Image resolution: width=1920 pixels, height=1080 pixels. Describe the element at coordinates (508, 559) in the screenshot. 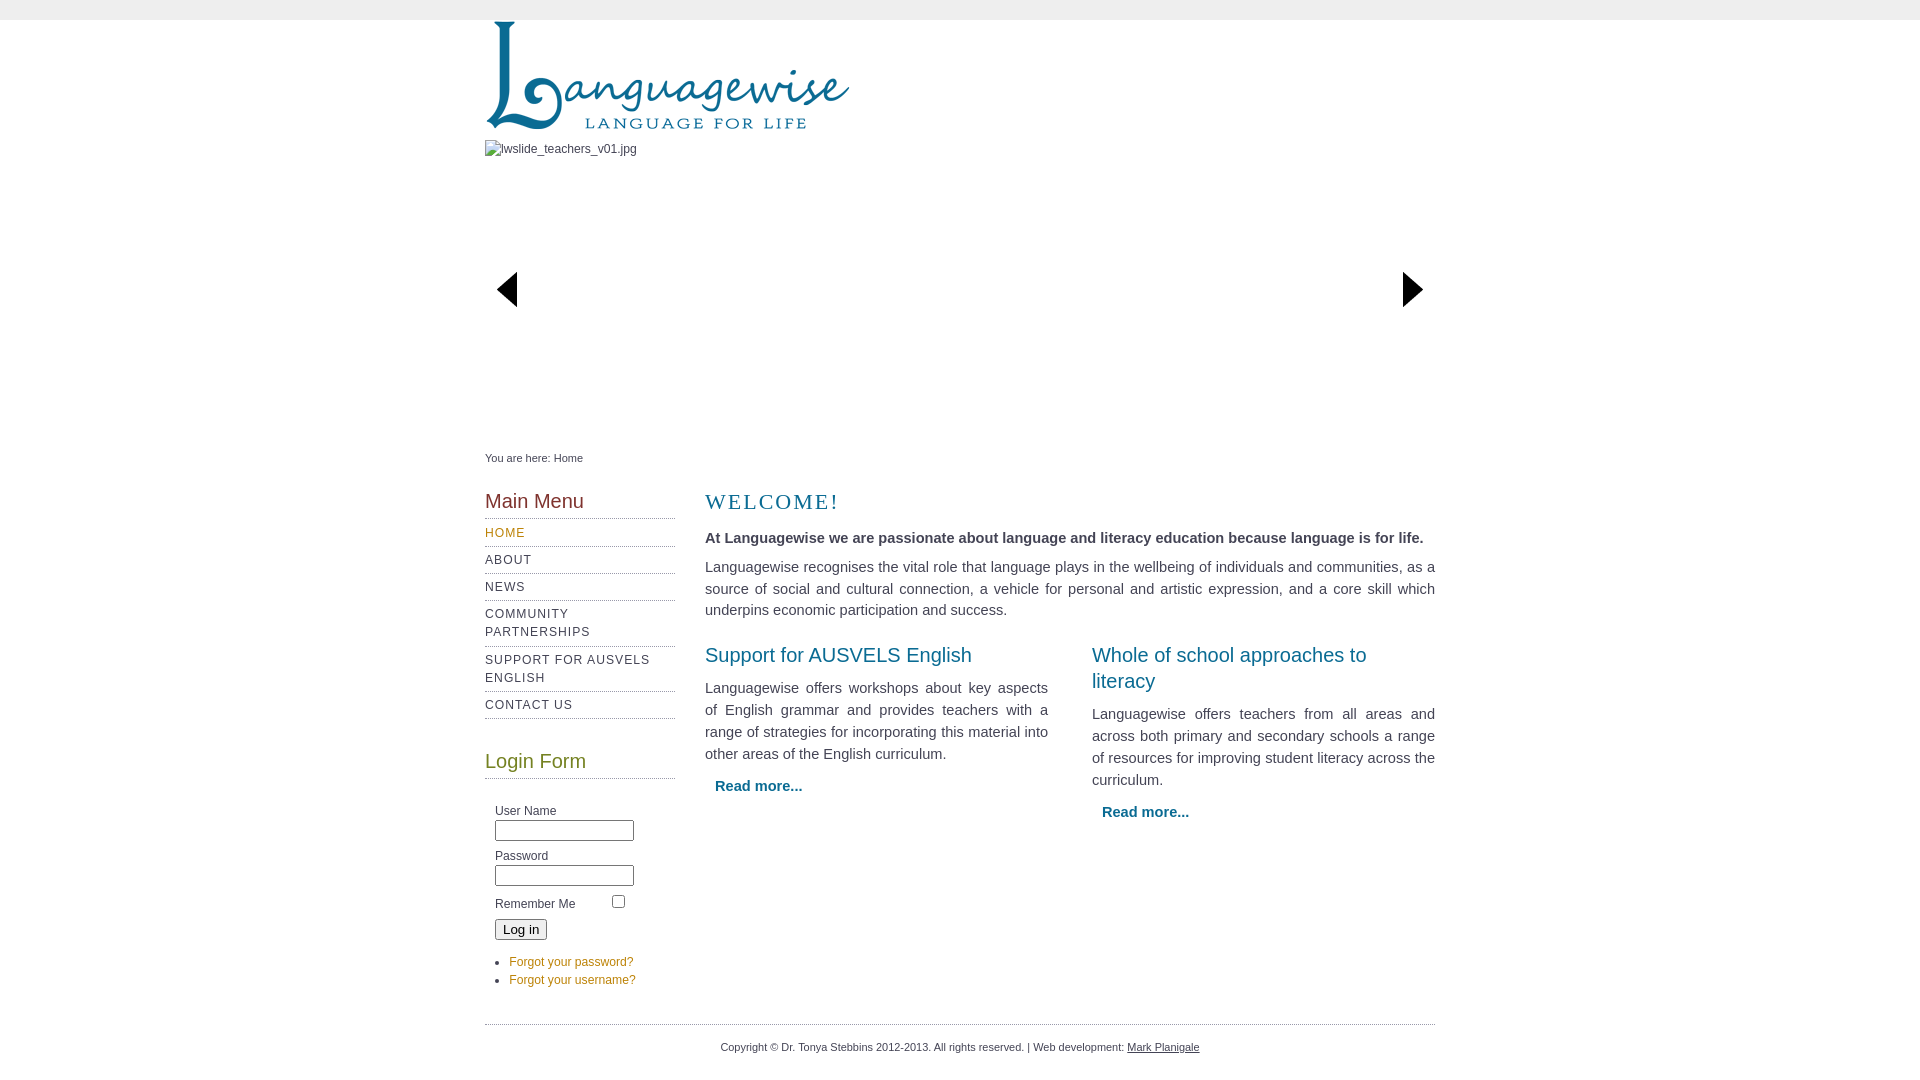

I see `'ABOUT'` at that location.